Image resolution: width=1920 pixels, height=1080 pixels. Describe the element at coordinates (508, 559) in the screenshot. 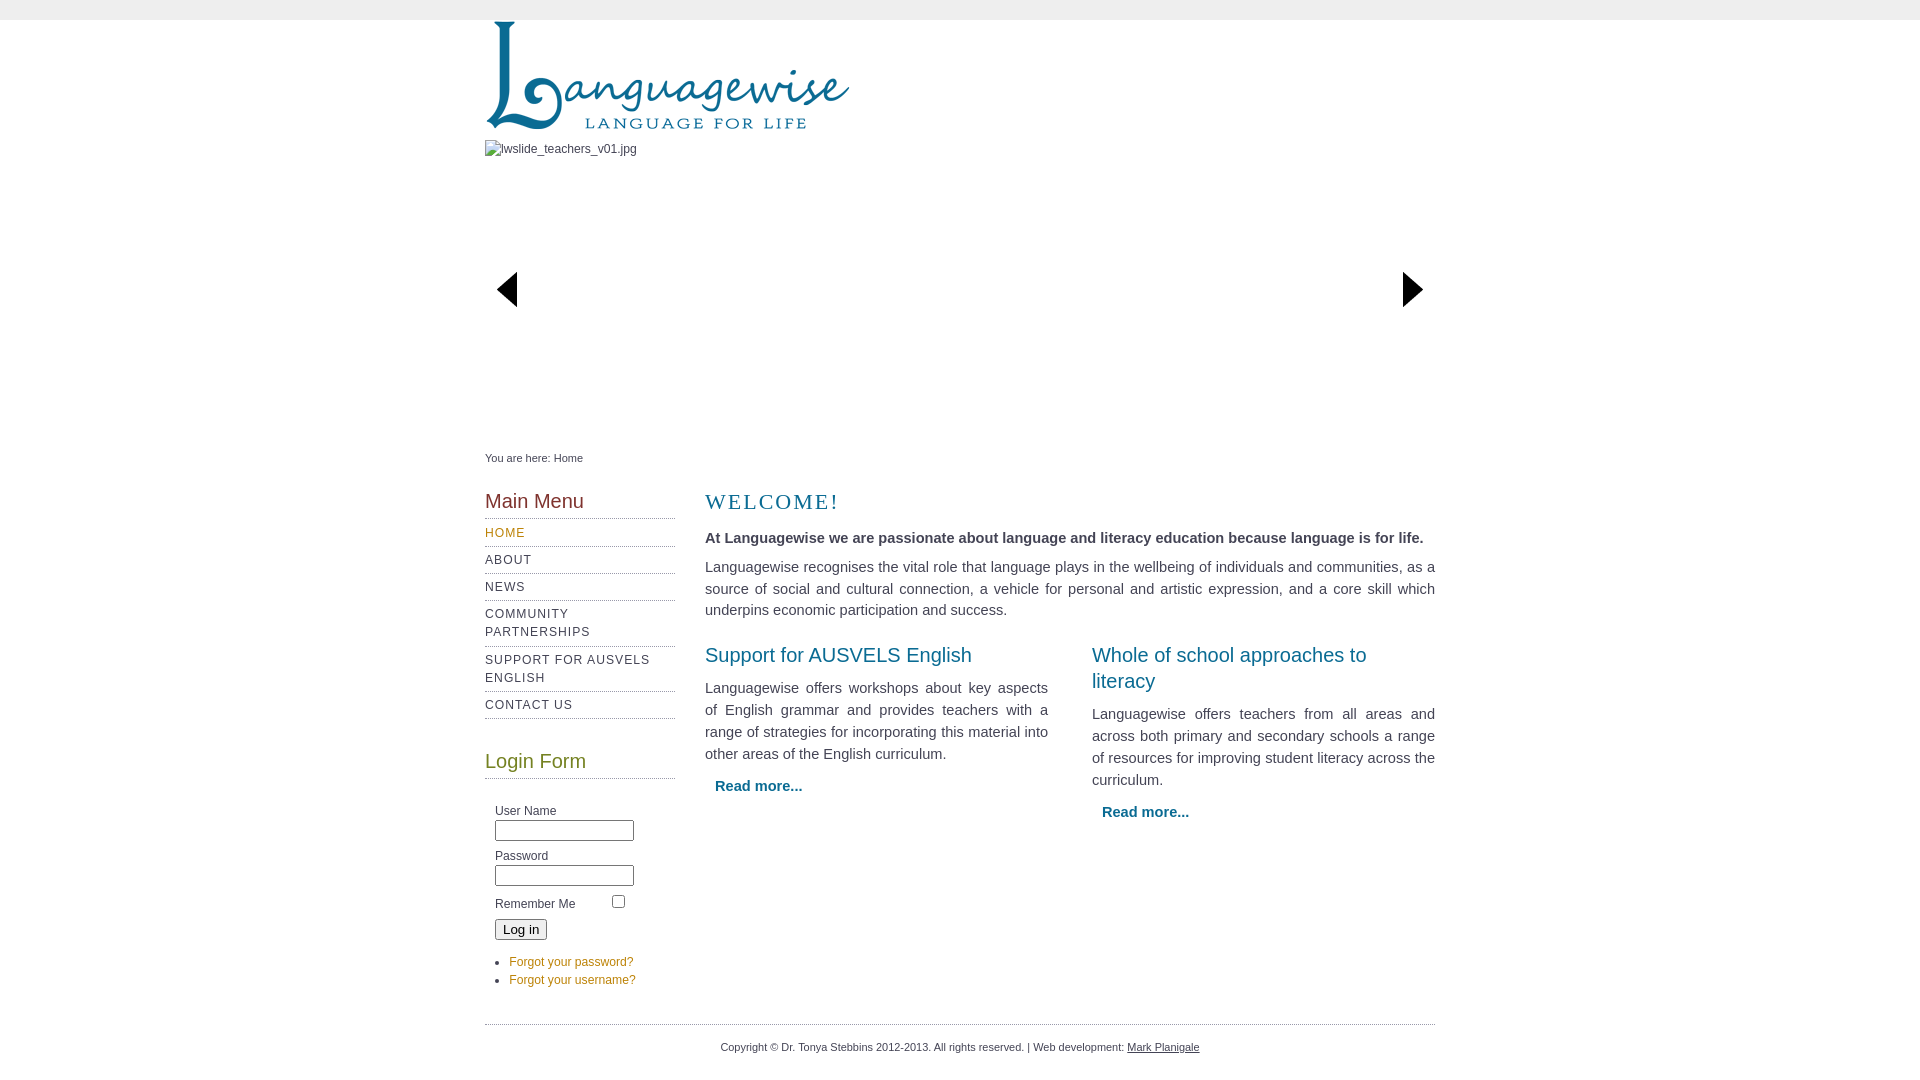

I see `'ABOUT'` at that location.